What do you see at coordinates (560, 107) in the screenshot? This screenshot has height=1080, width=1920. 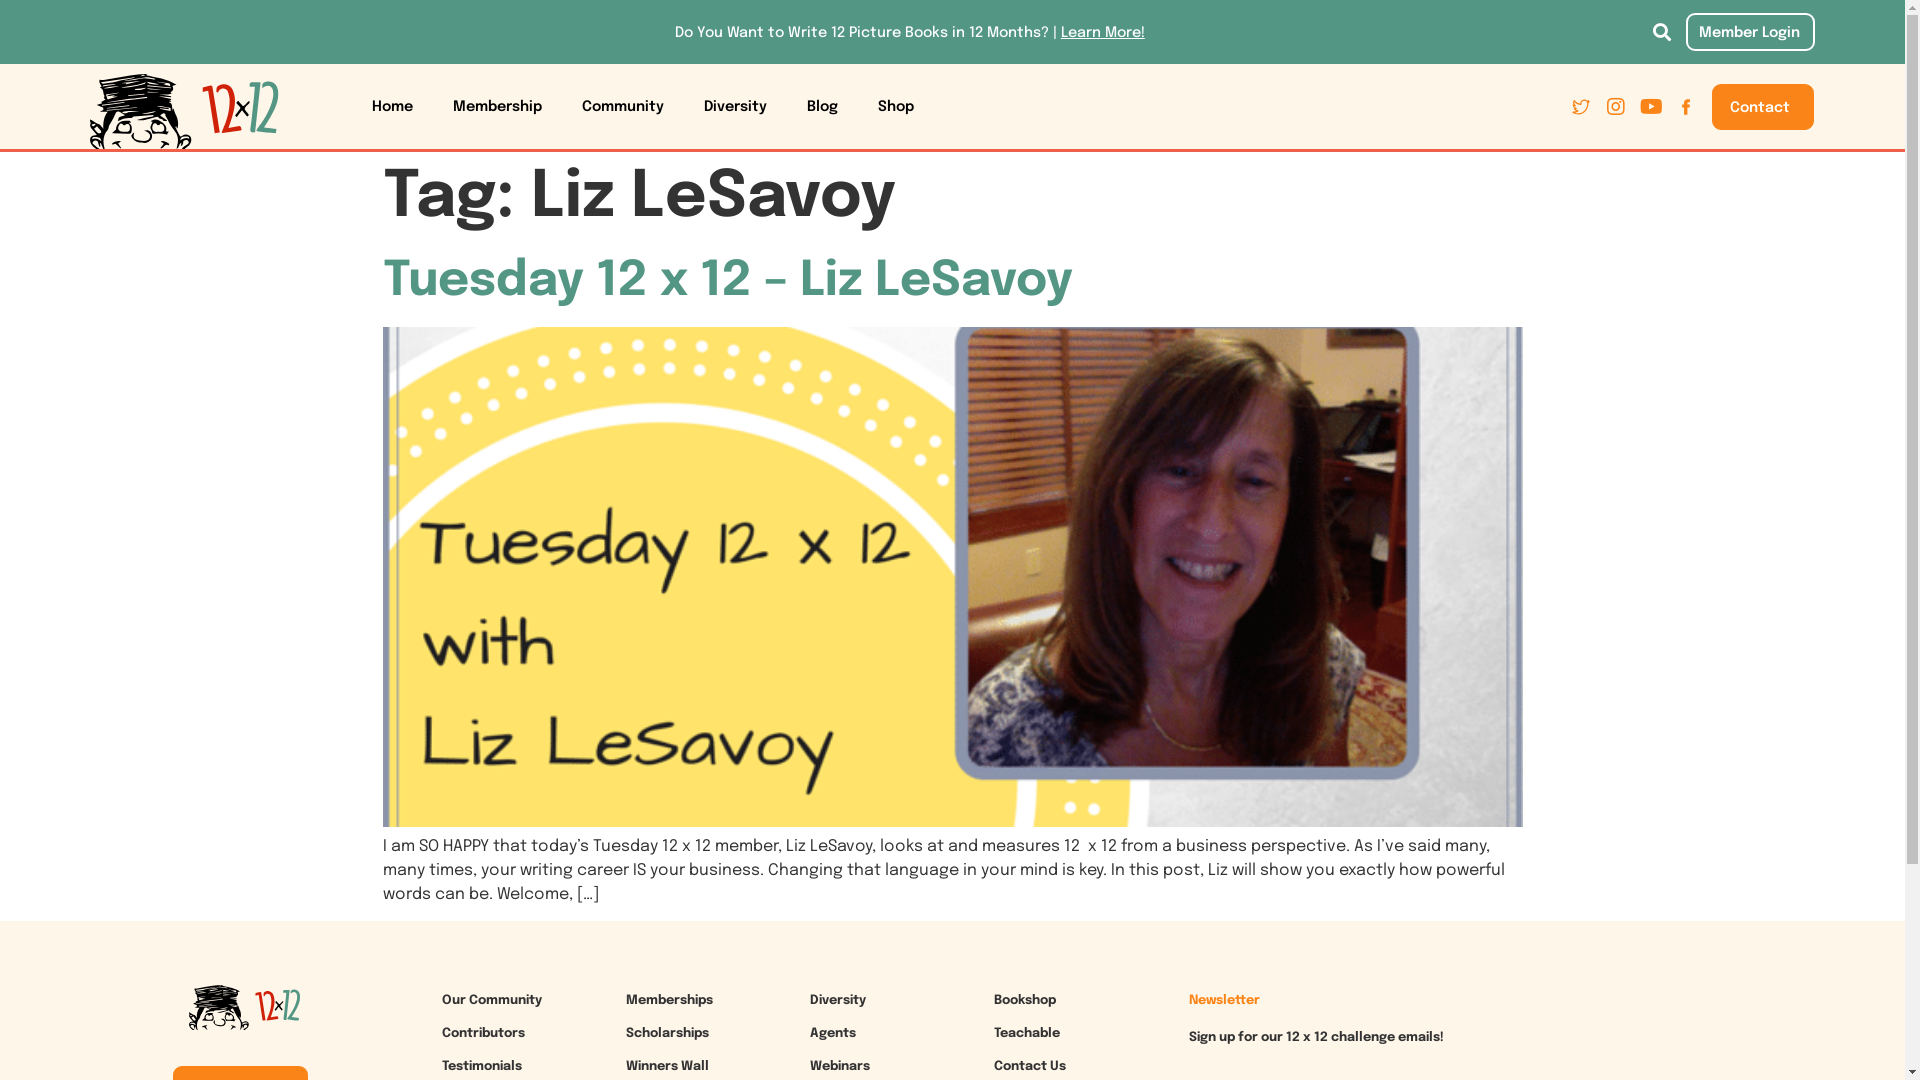 I see `'Community'` at bounding box center [560, 107].